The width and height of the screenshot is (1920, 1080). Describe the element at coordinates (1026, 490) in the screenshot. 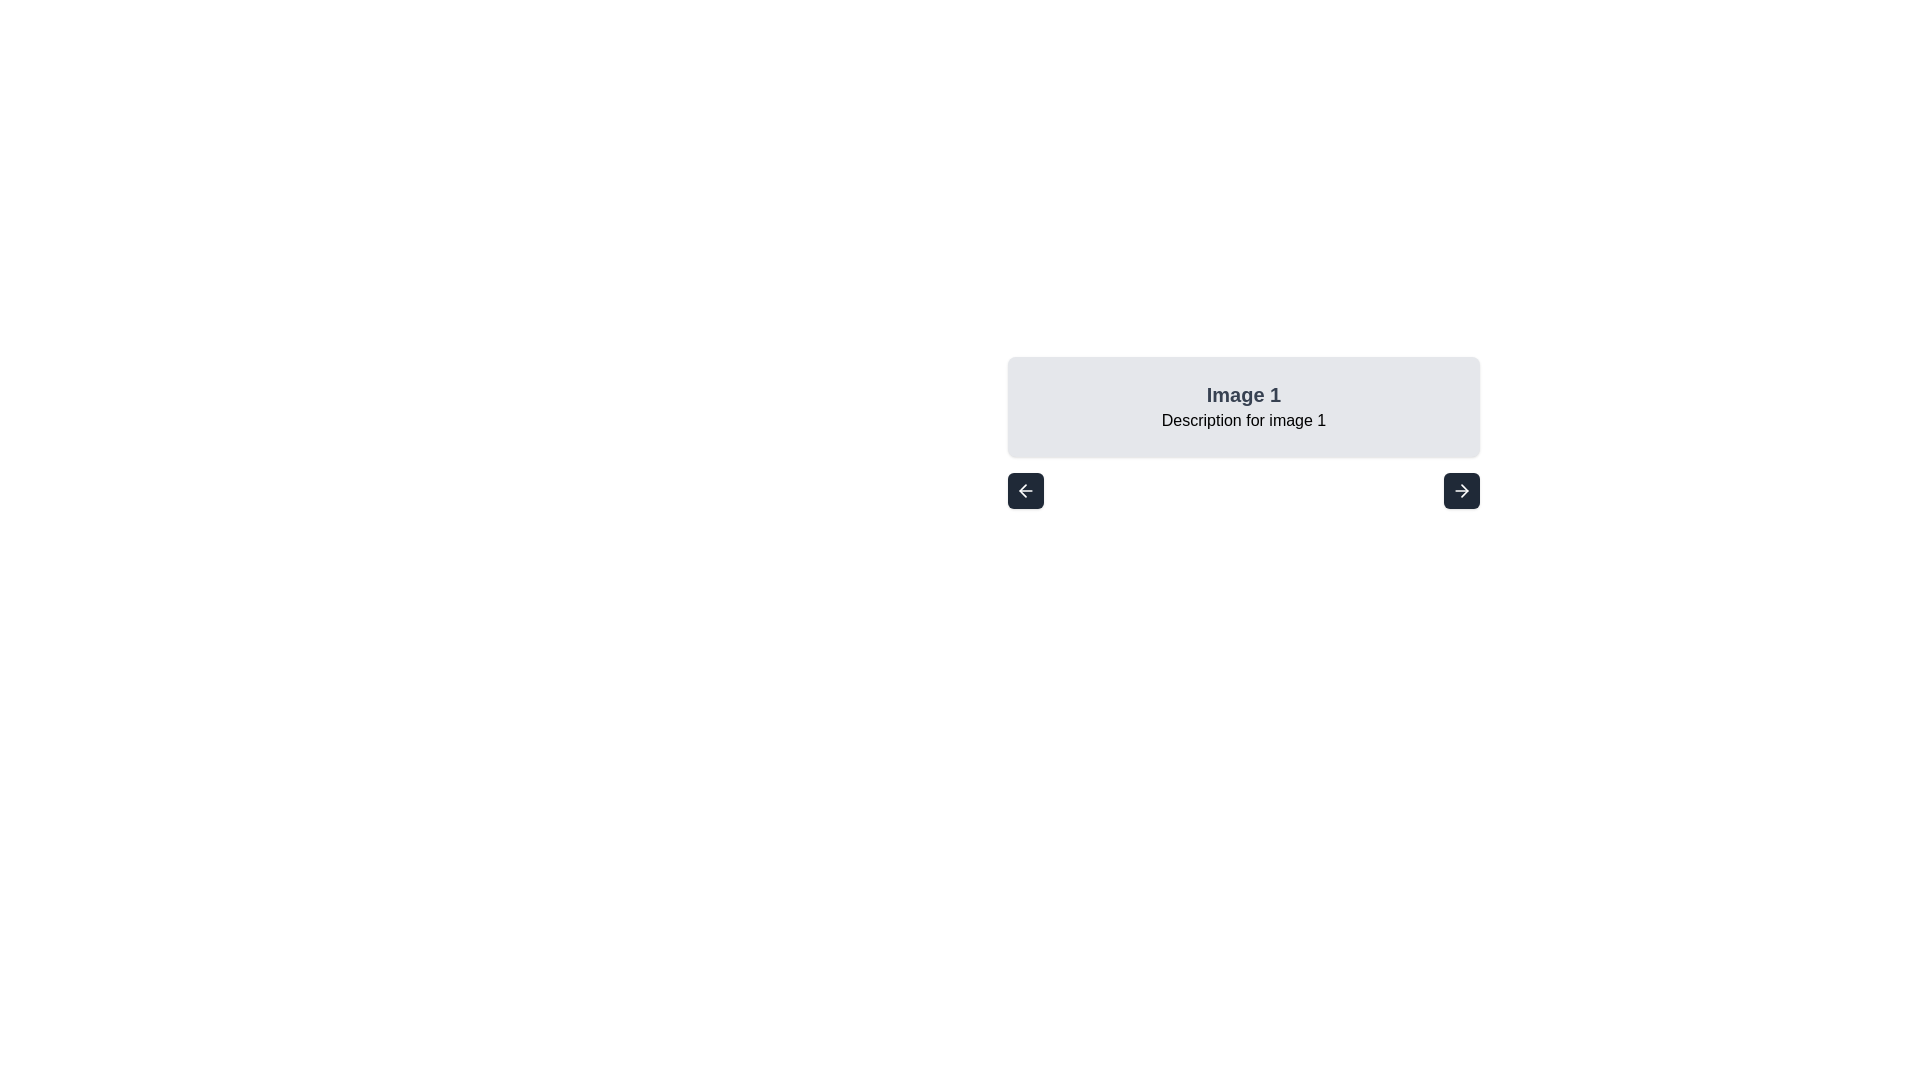

I see `the left arrow button to navigate to the previous item in the carousel` at that location.